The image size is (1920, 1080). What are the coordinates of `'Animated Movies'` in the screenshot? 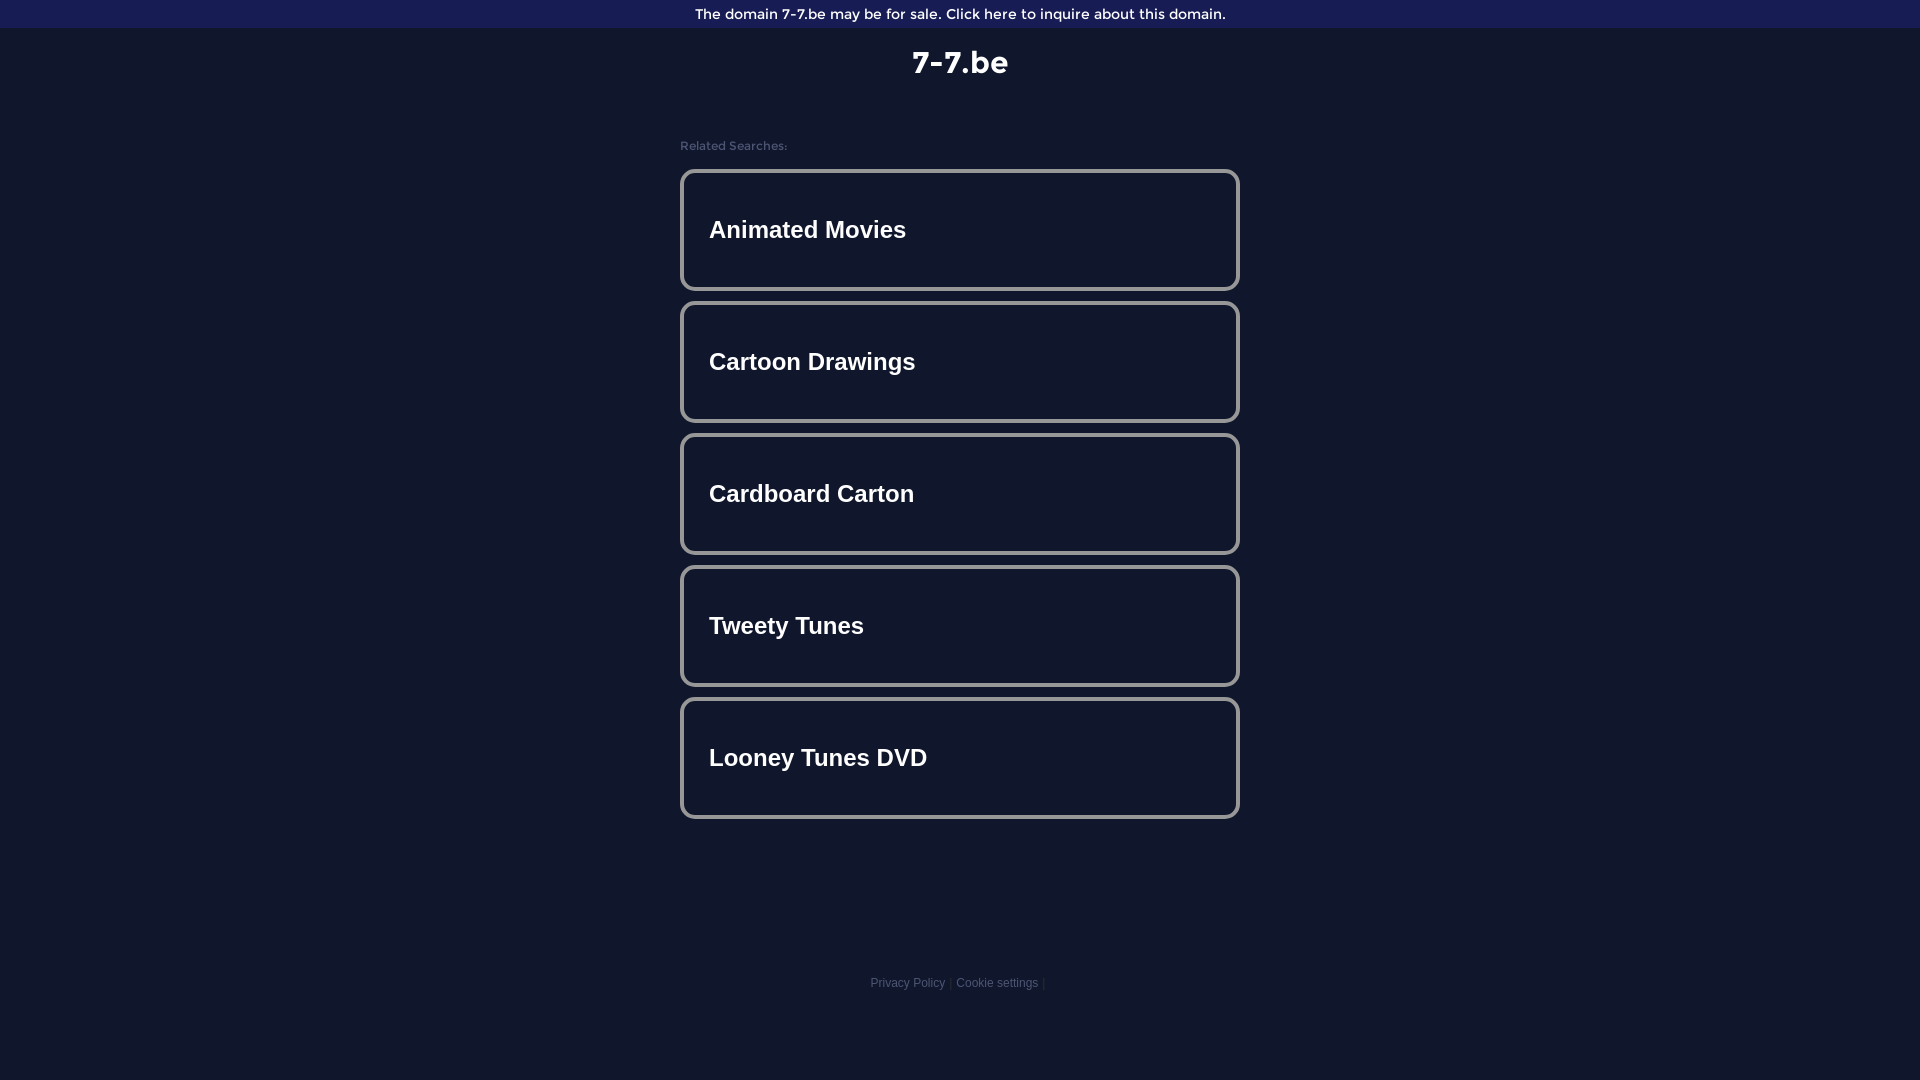 It's located at (960, 229).